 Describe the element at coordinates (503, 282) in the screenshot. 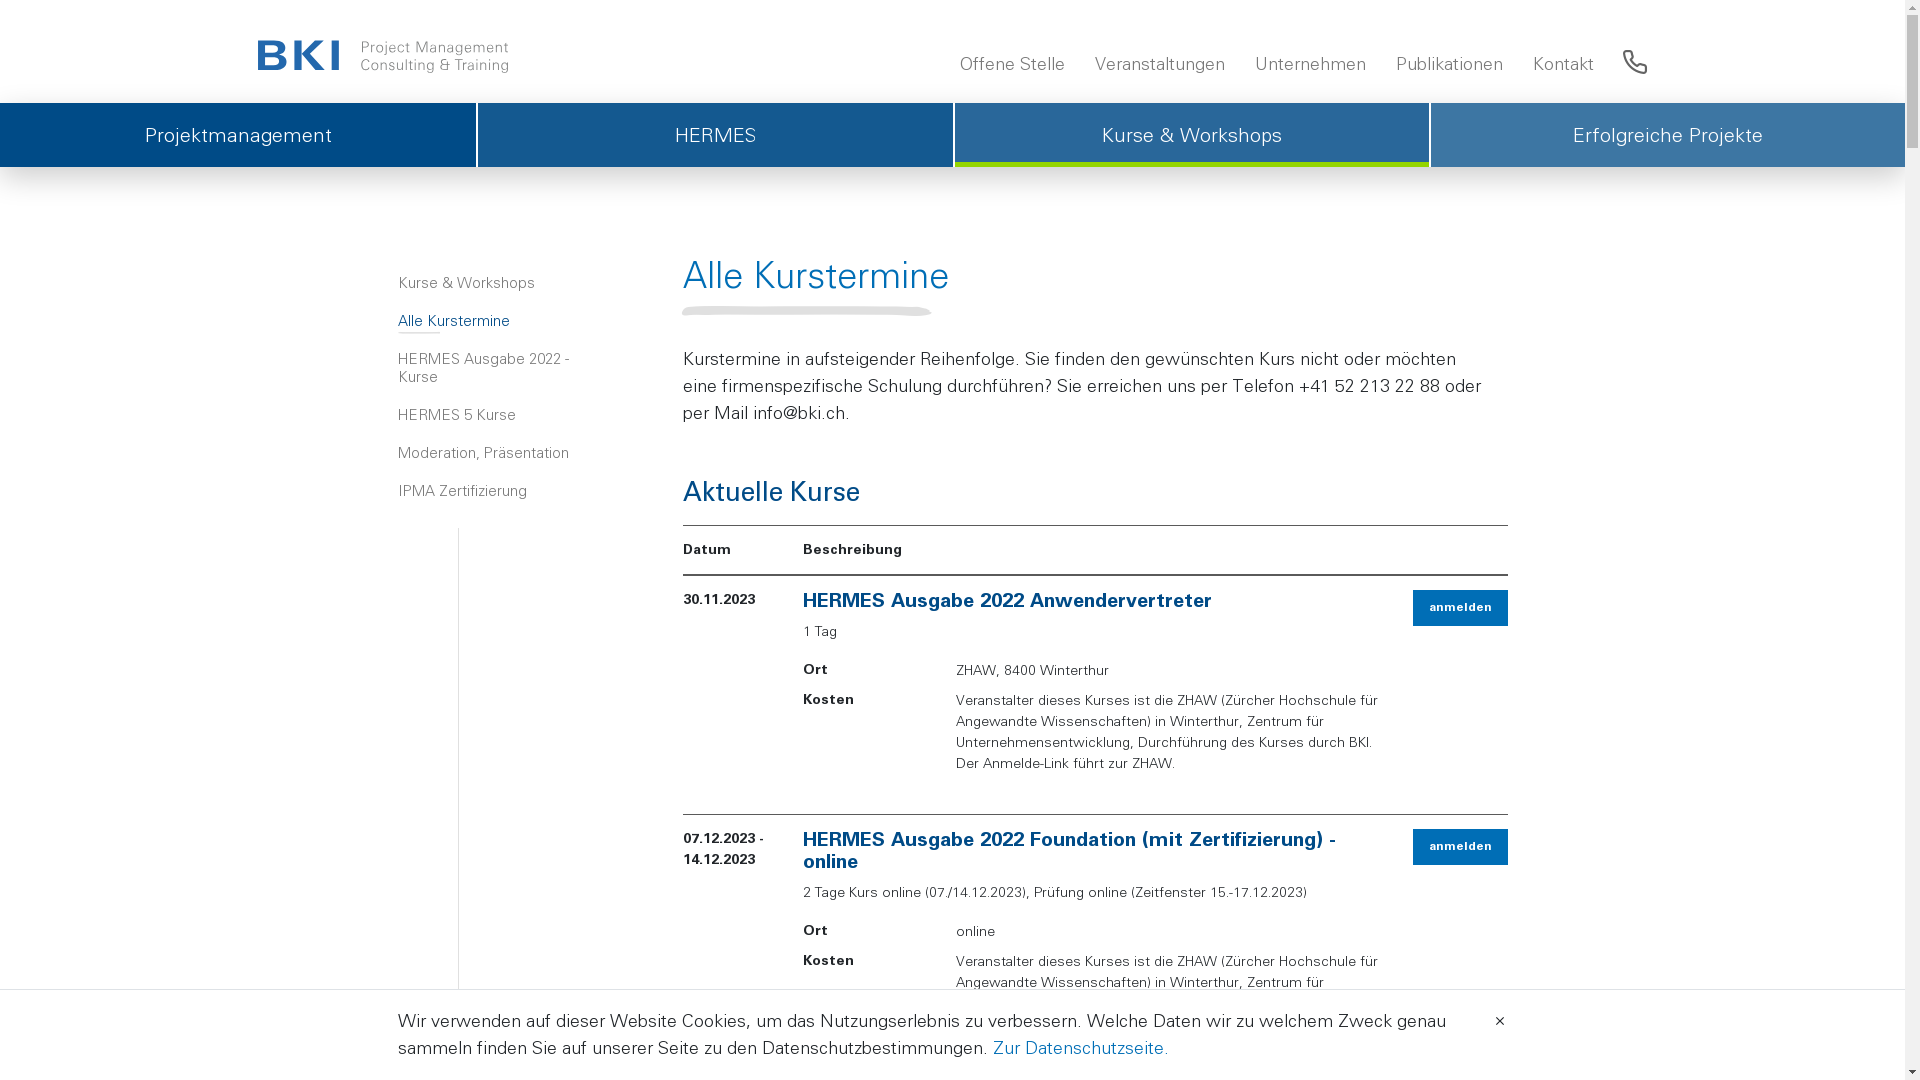

I see `'Kurse & Workshops'` at that location.